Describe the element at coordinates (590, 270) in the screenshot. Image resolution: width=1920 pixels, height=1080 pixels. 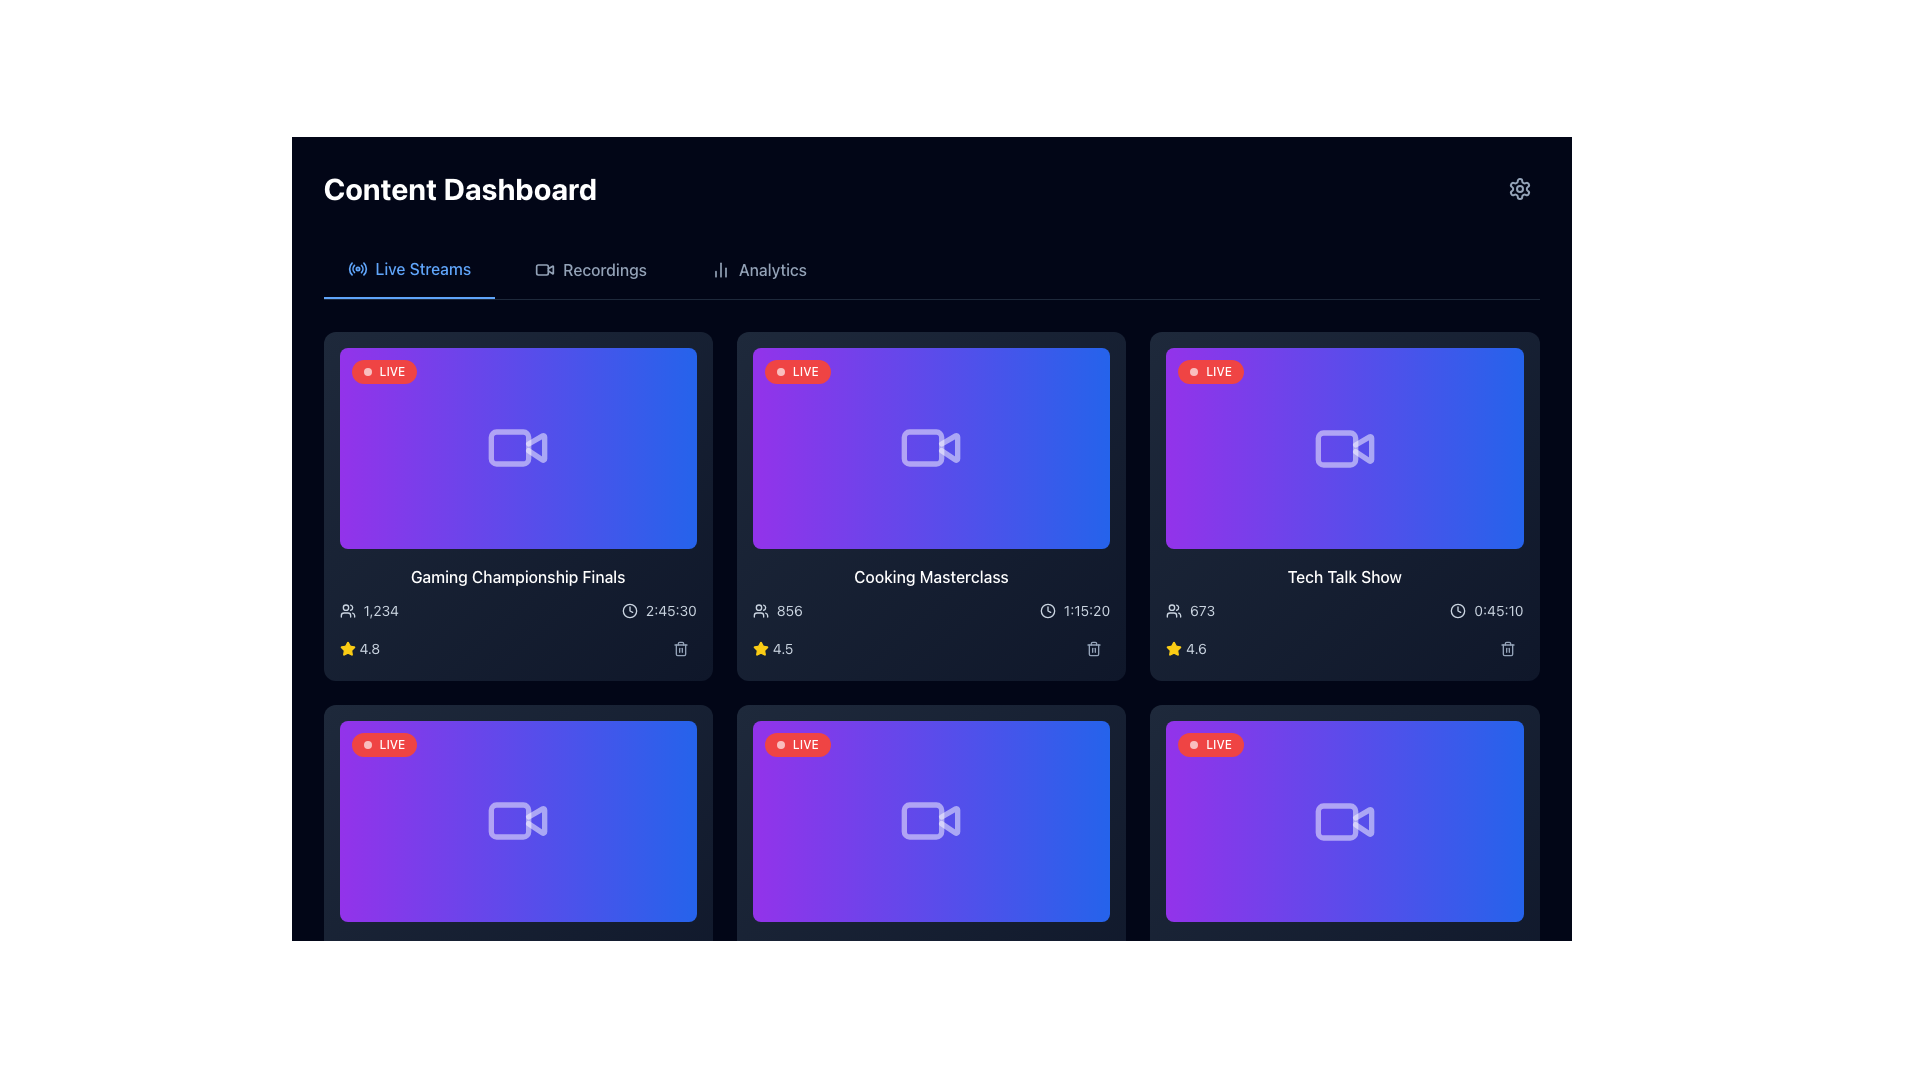
I see `the 'Recordings' navigation button using tab navigation` at that location.